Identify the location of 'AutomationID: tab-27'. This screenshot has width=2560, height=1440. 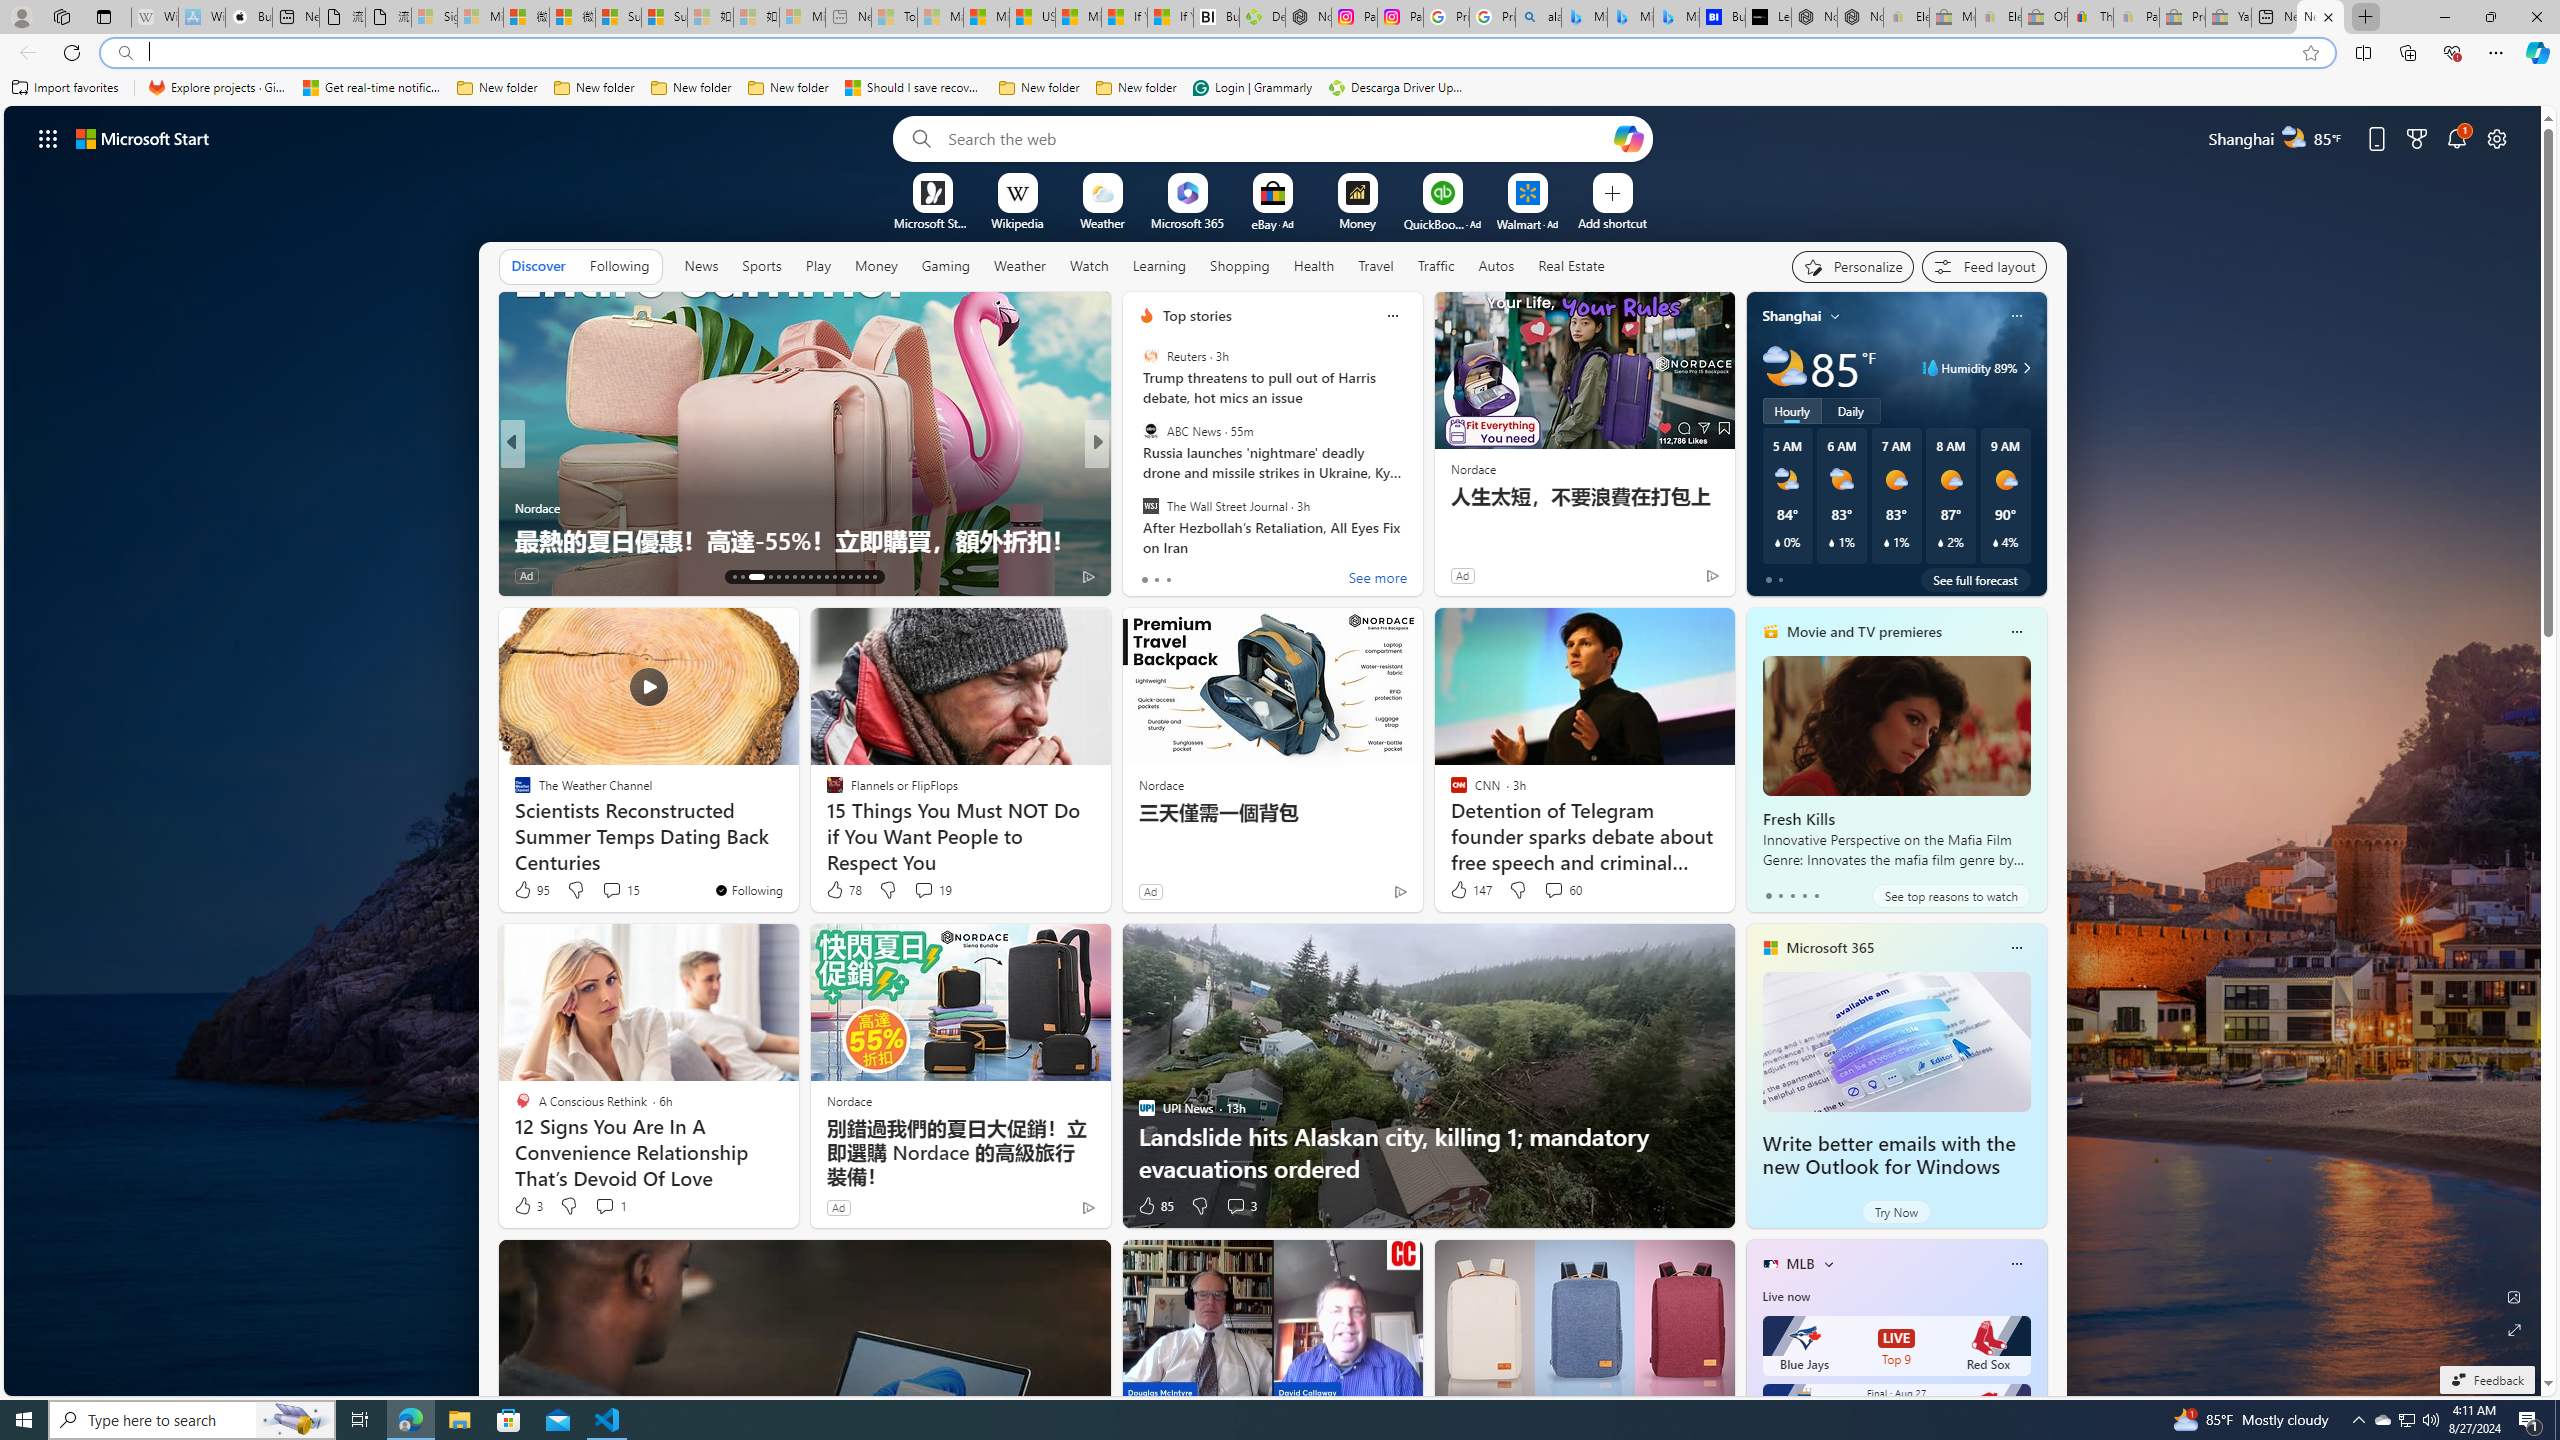
(857, 577).